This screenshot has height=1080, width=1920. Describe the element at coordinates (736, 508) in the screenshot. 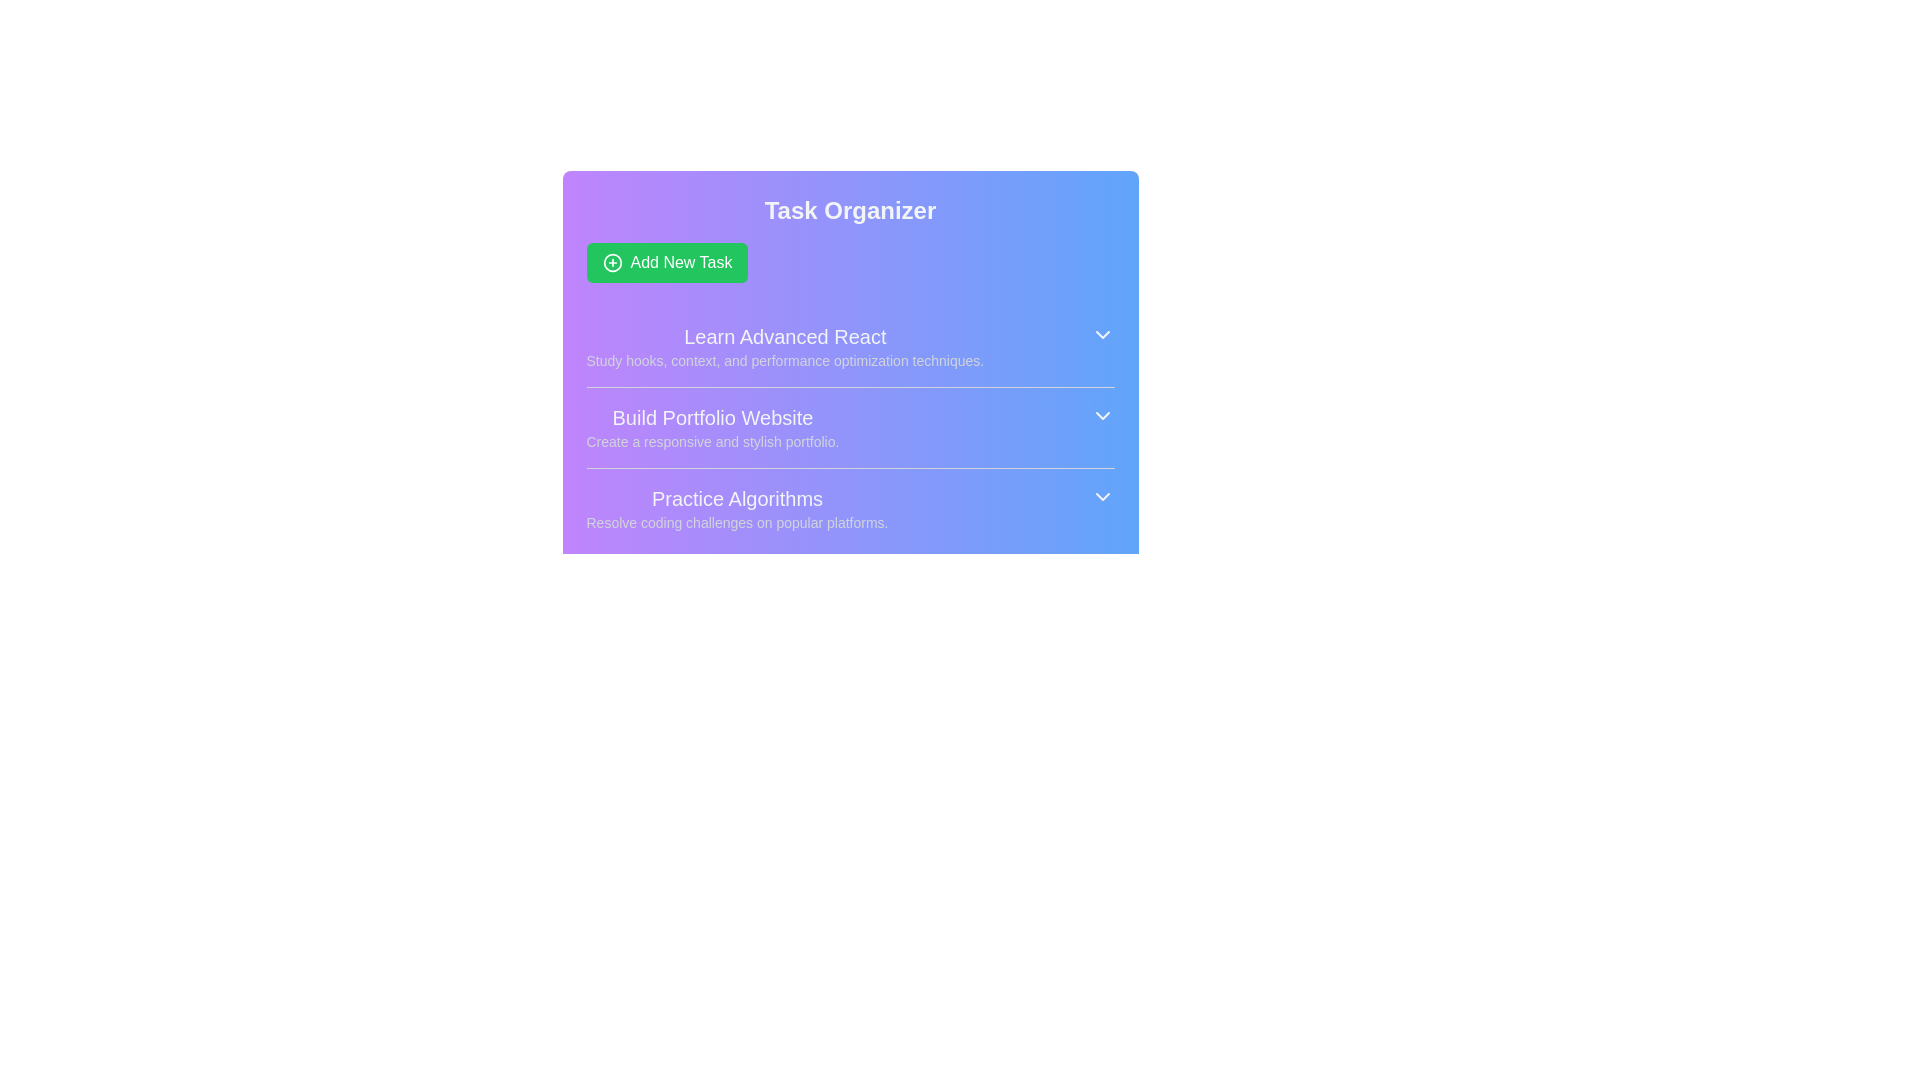

I see `the 'Practice Algorithms' text element, which features a larger white font for the title and a smaller gray font for the description, located in the 'Task Organizer' interface as the third item in the list` at that location.